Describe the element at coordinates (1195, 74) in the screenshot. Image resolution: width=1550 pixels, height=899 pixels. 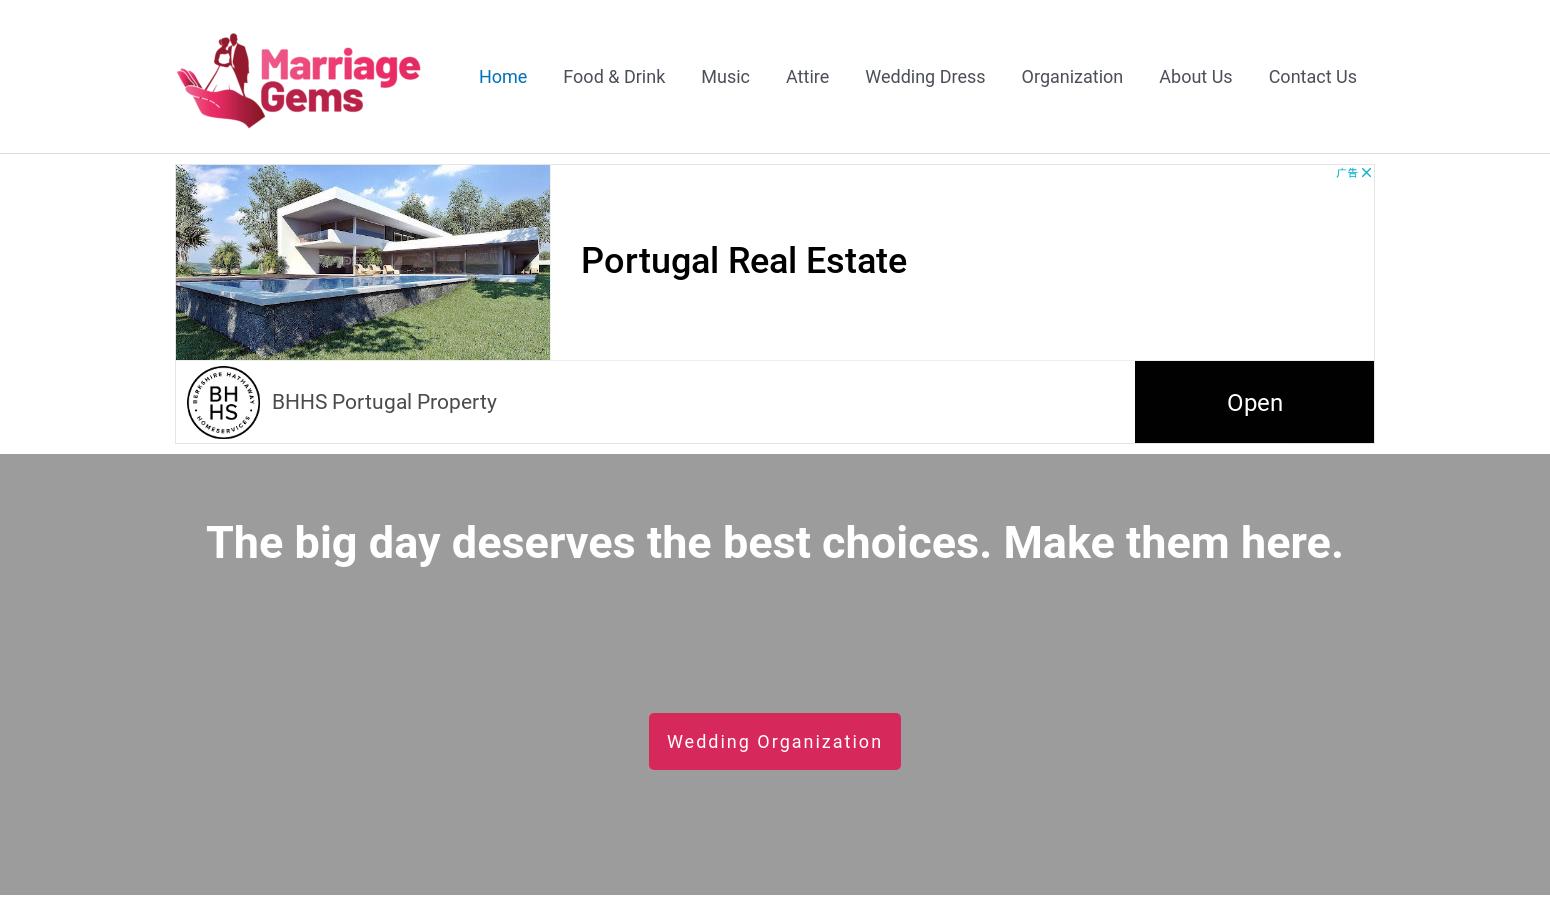
I see `'About Us'` at that location.